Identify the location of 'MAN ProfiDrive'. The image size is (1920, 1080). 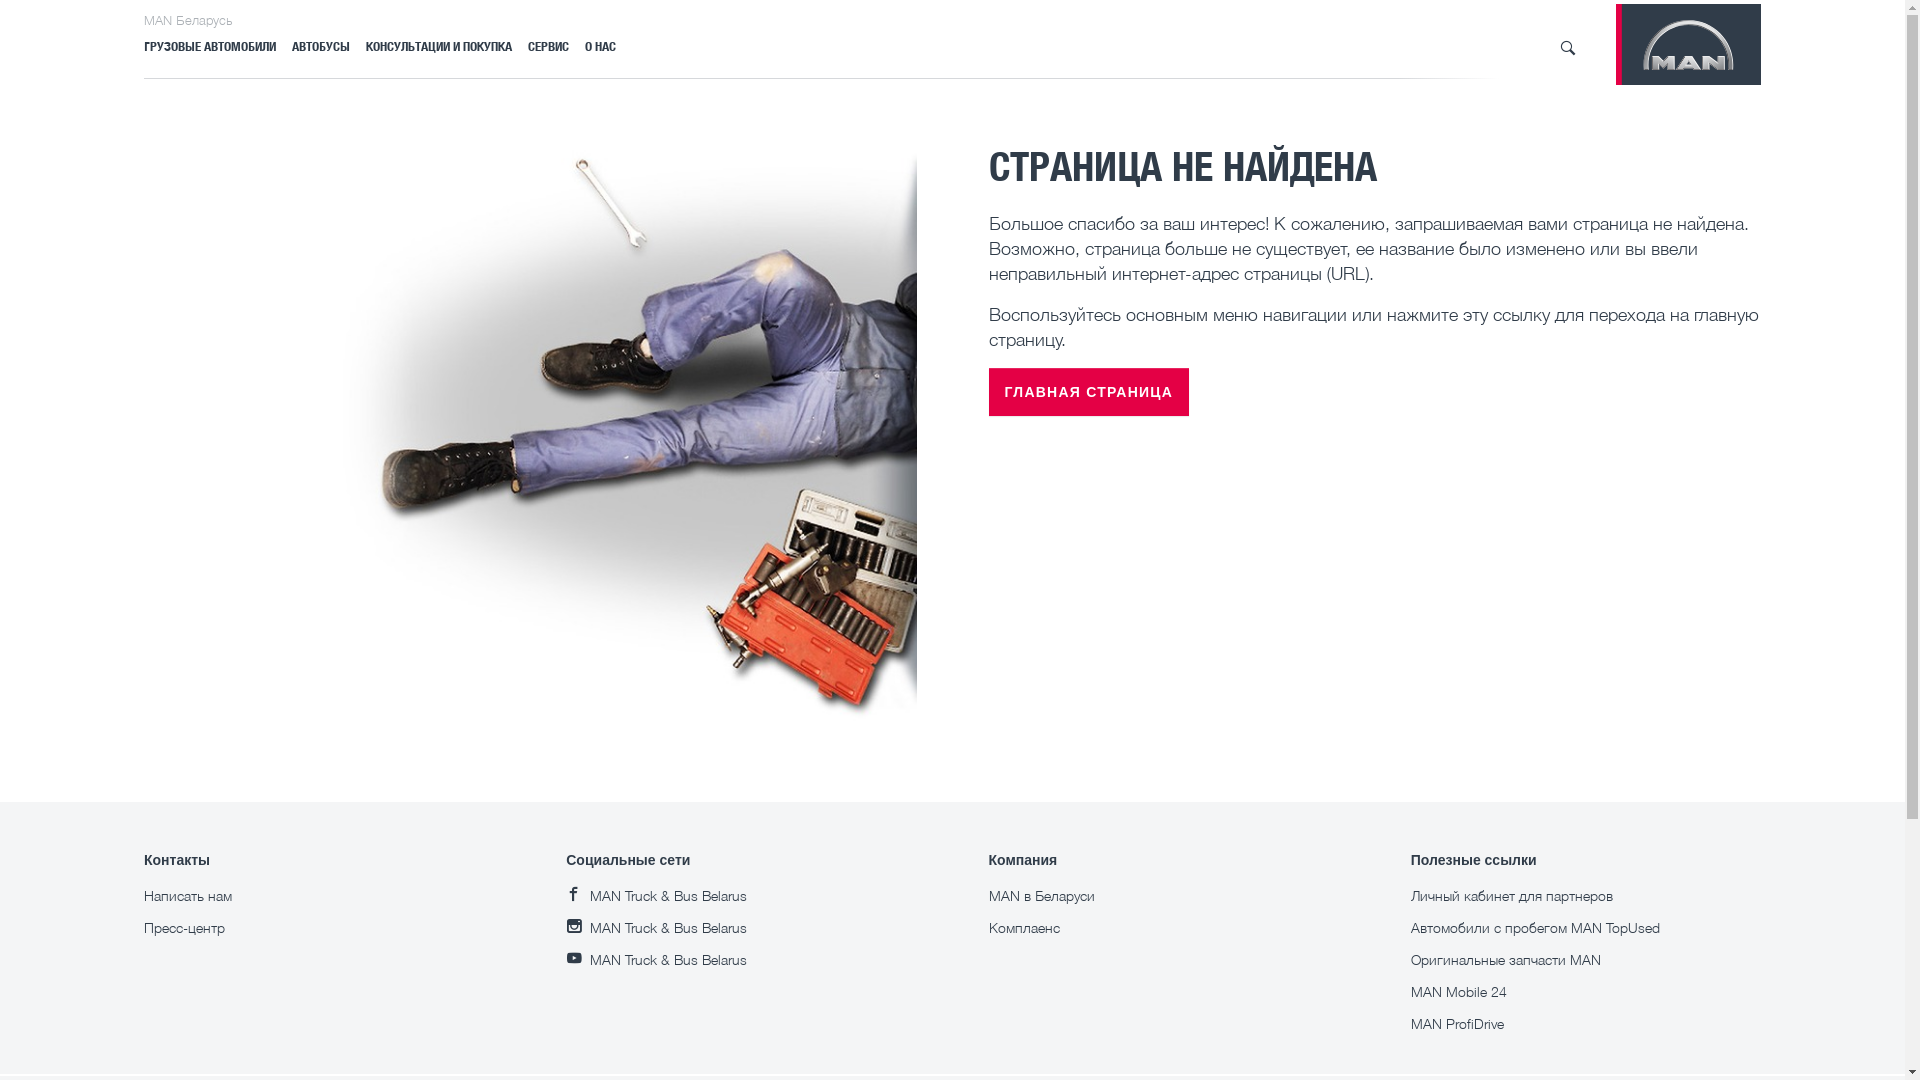
(1410, 1023).